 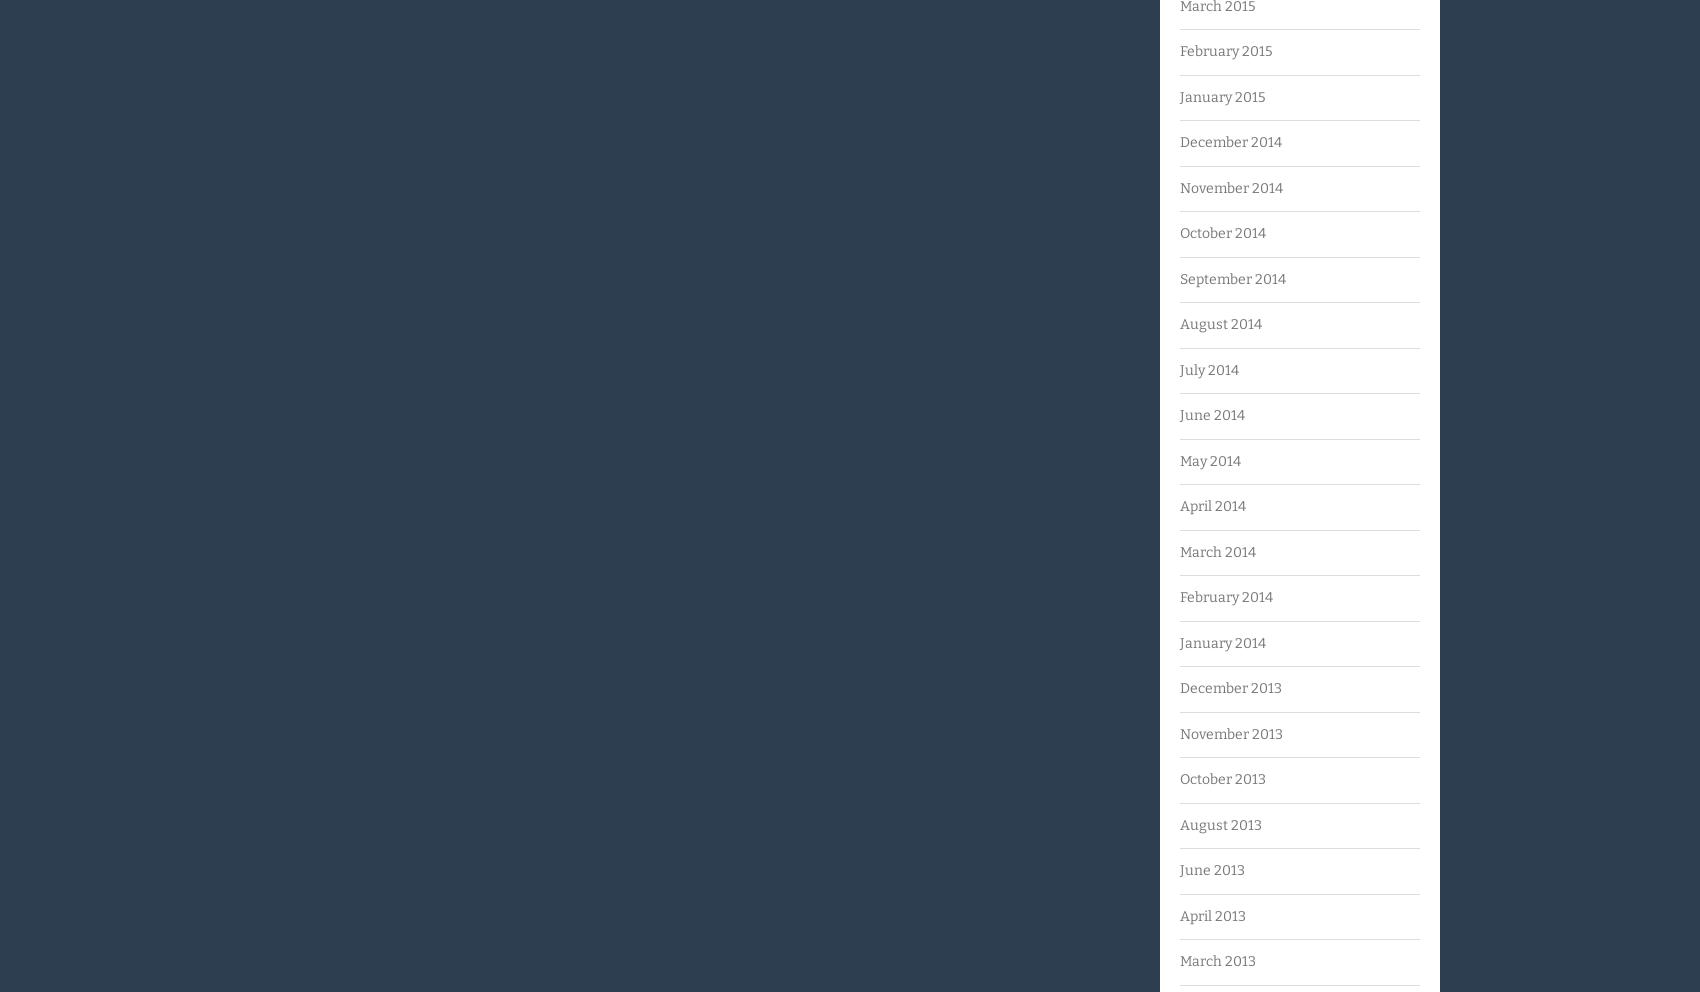 I want to click on 'January 2015', so click(x=1221, y=95).